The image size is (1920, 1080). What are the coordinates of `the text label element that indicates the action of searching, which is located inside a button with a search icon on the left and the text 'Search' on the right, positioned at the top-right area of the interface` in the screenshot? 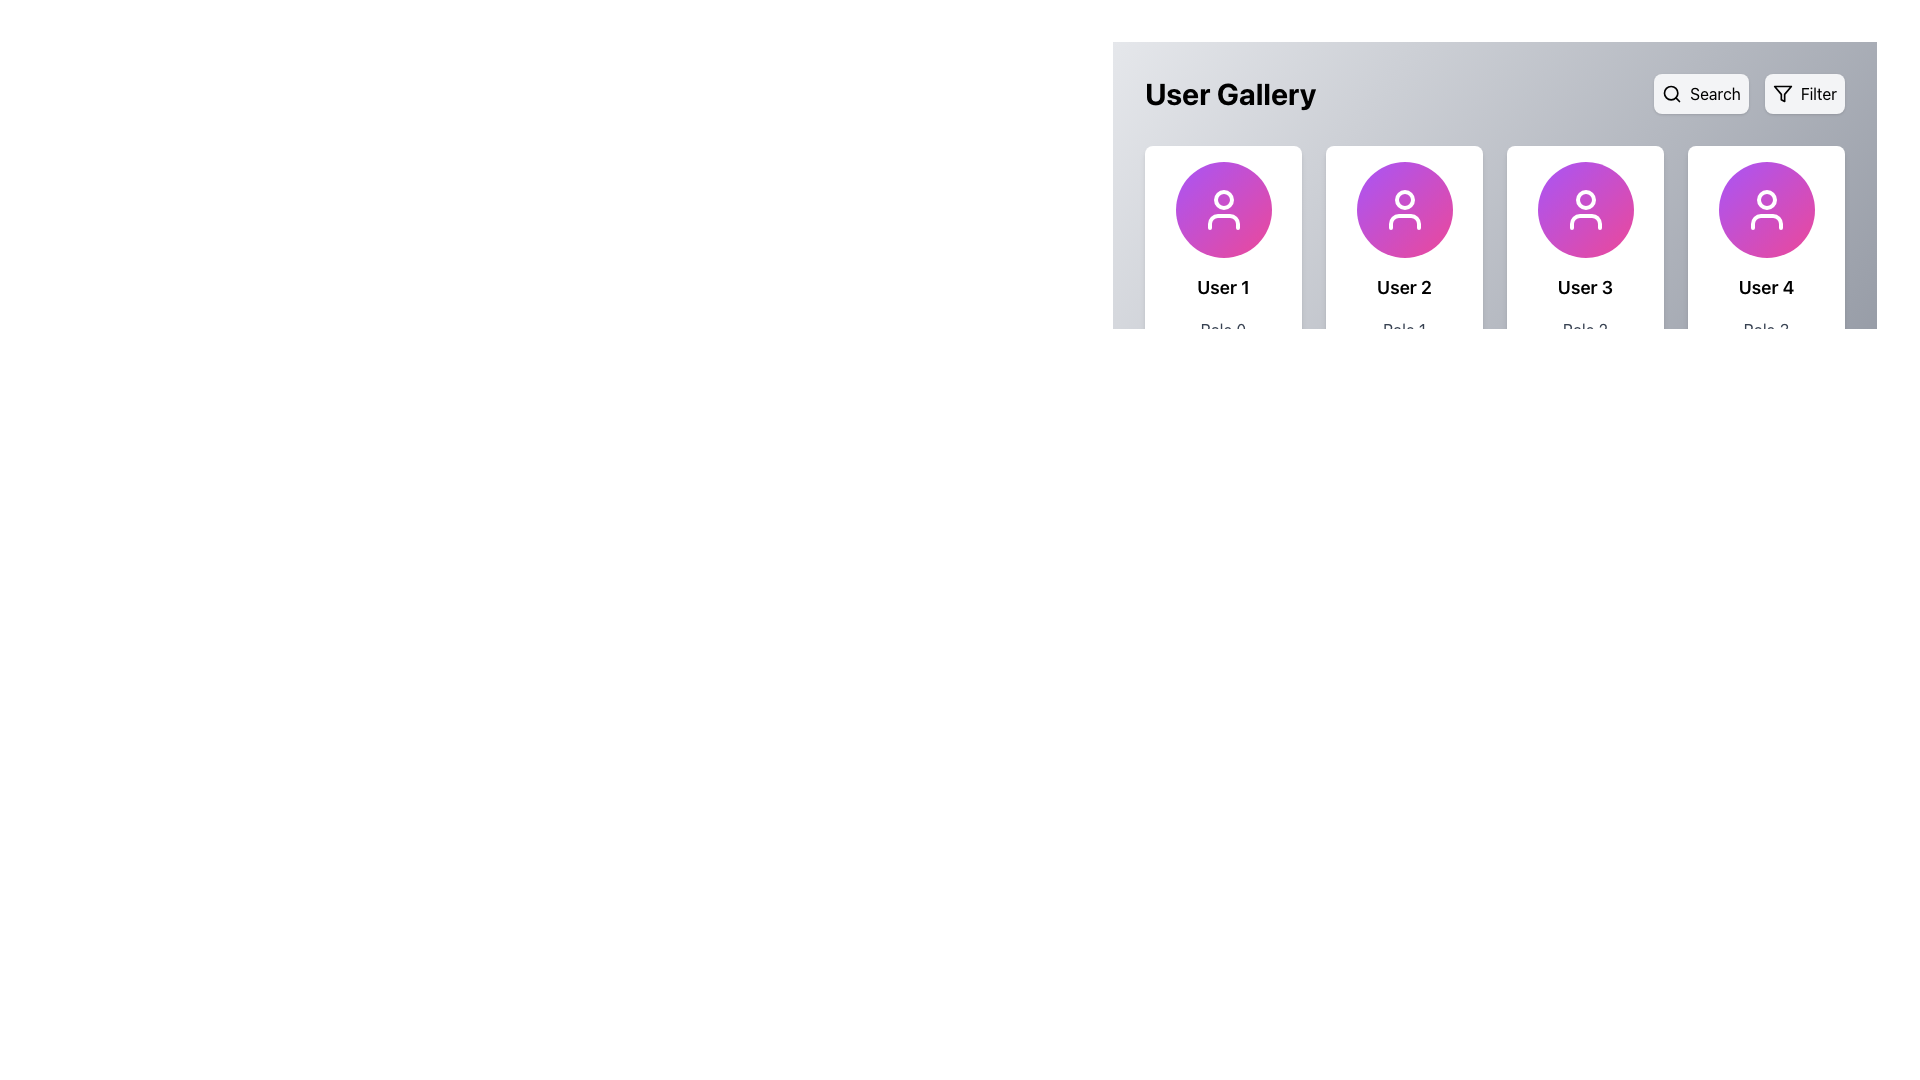 It's located at (1714, 93).